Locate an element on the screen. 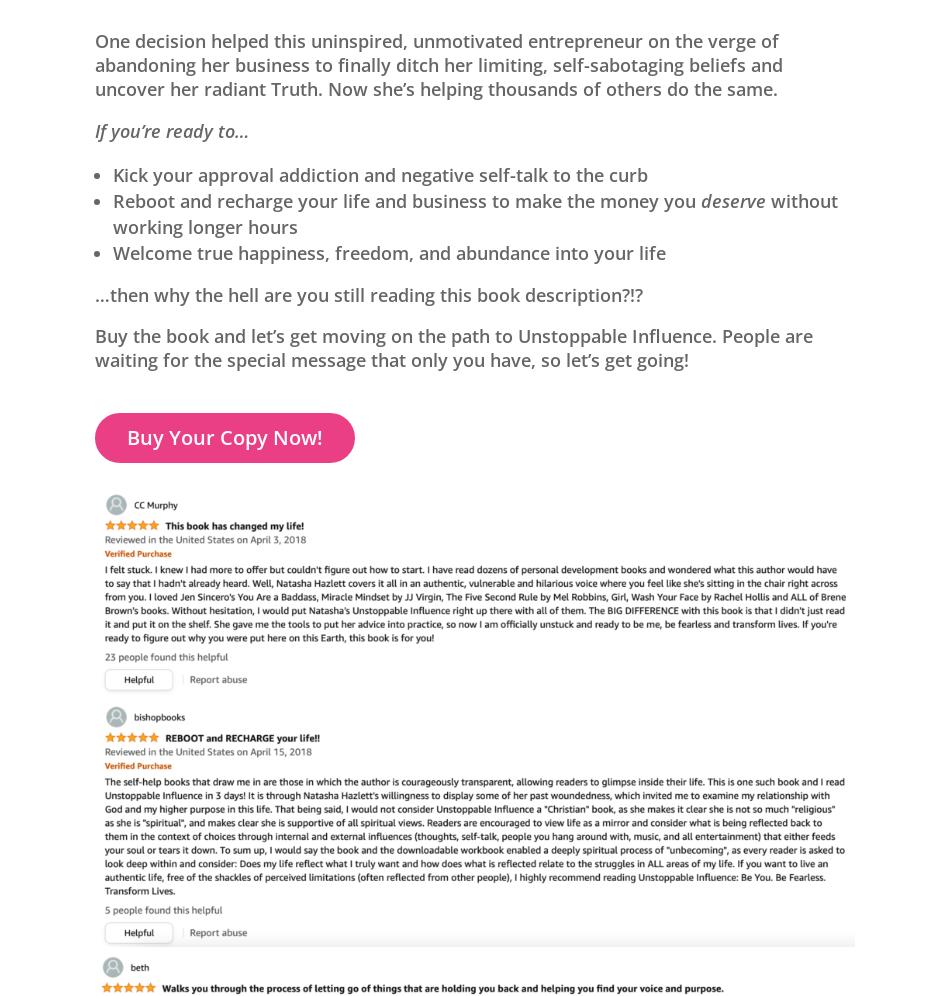 This screenshot has height=996, width=950. 'If you’re ready to…' is located at coordinates (95, 128).